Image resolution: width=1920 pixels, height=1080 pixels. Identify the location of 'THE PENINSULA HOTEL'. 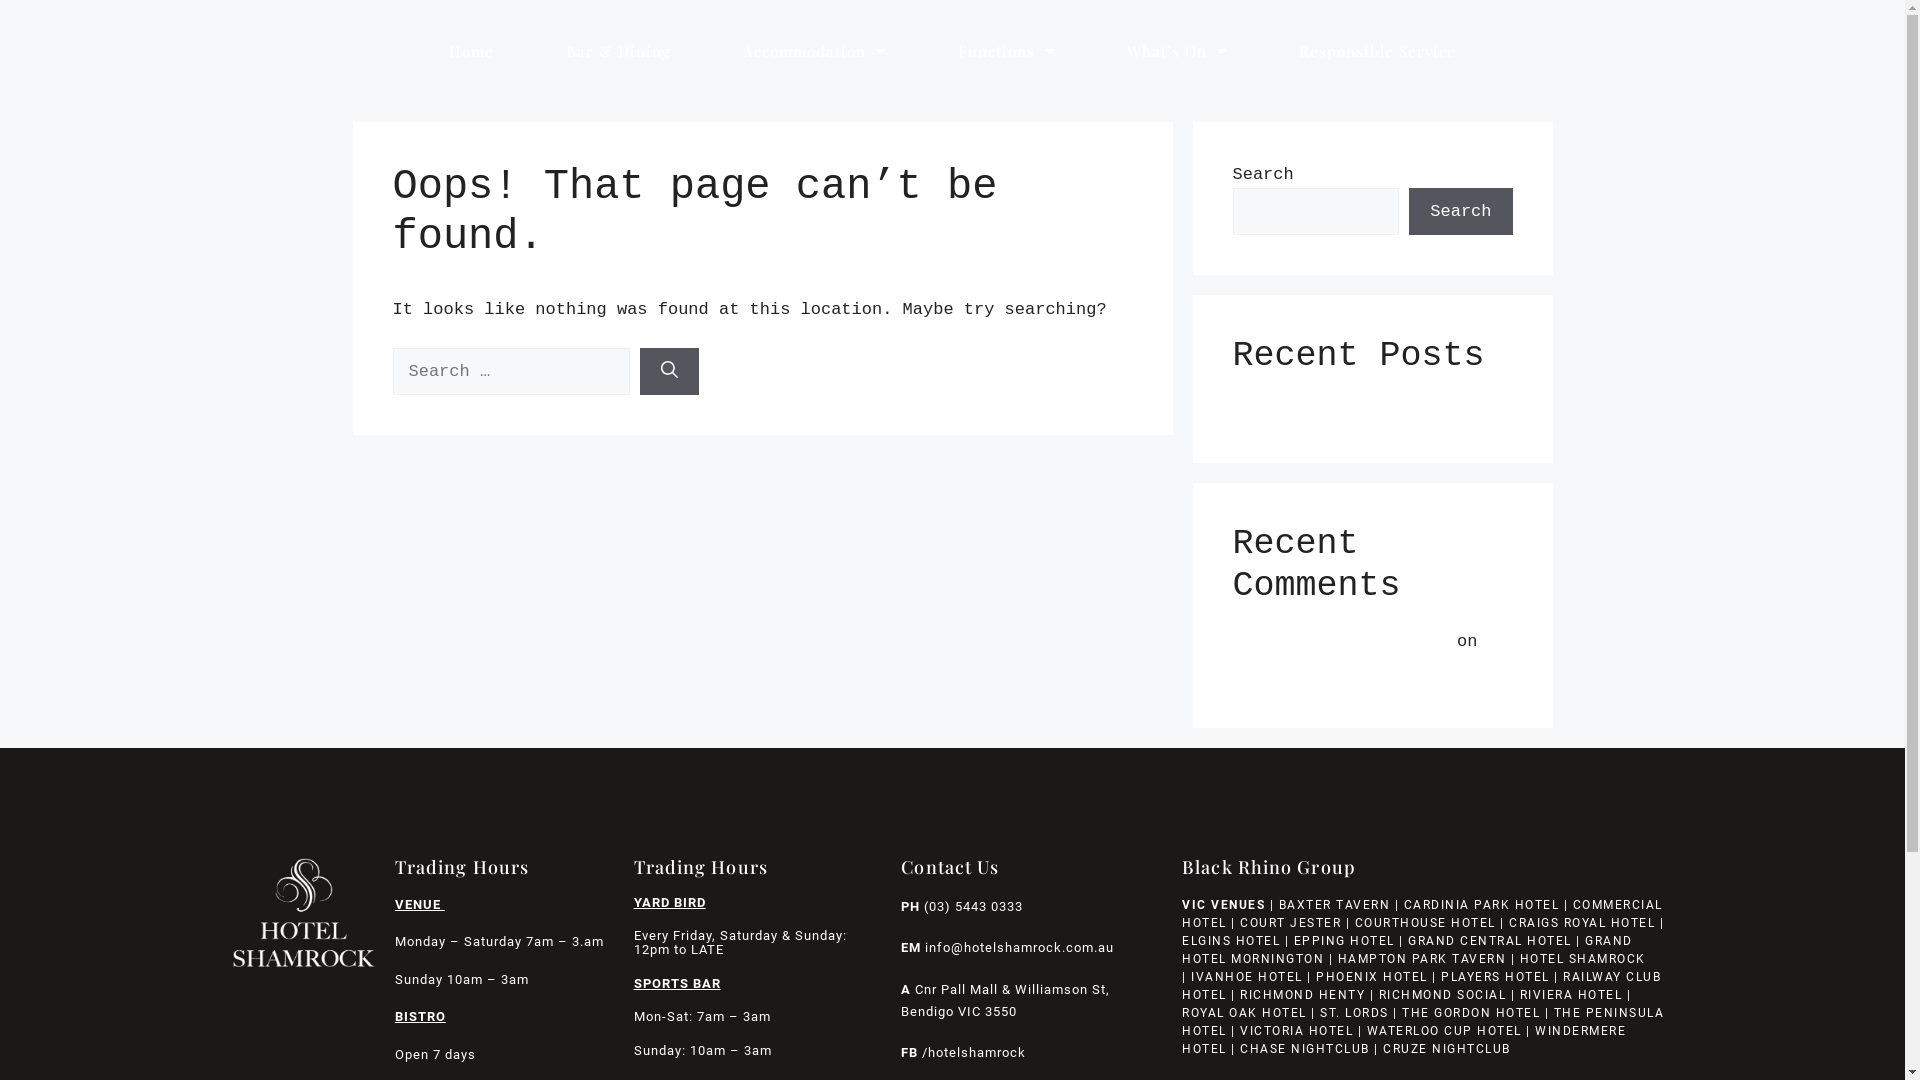
(1421, 1022).